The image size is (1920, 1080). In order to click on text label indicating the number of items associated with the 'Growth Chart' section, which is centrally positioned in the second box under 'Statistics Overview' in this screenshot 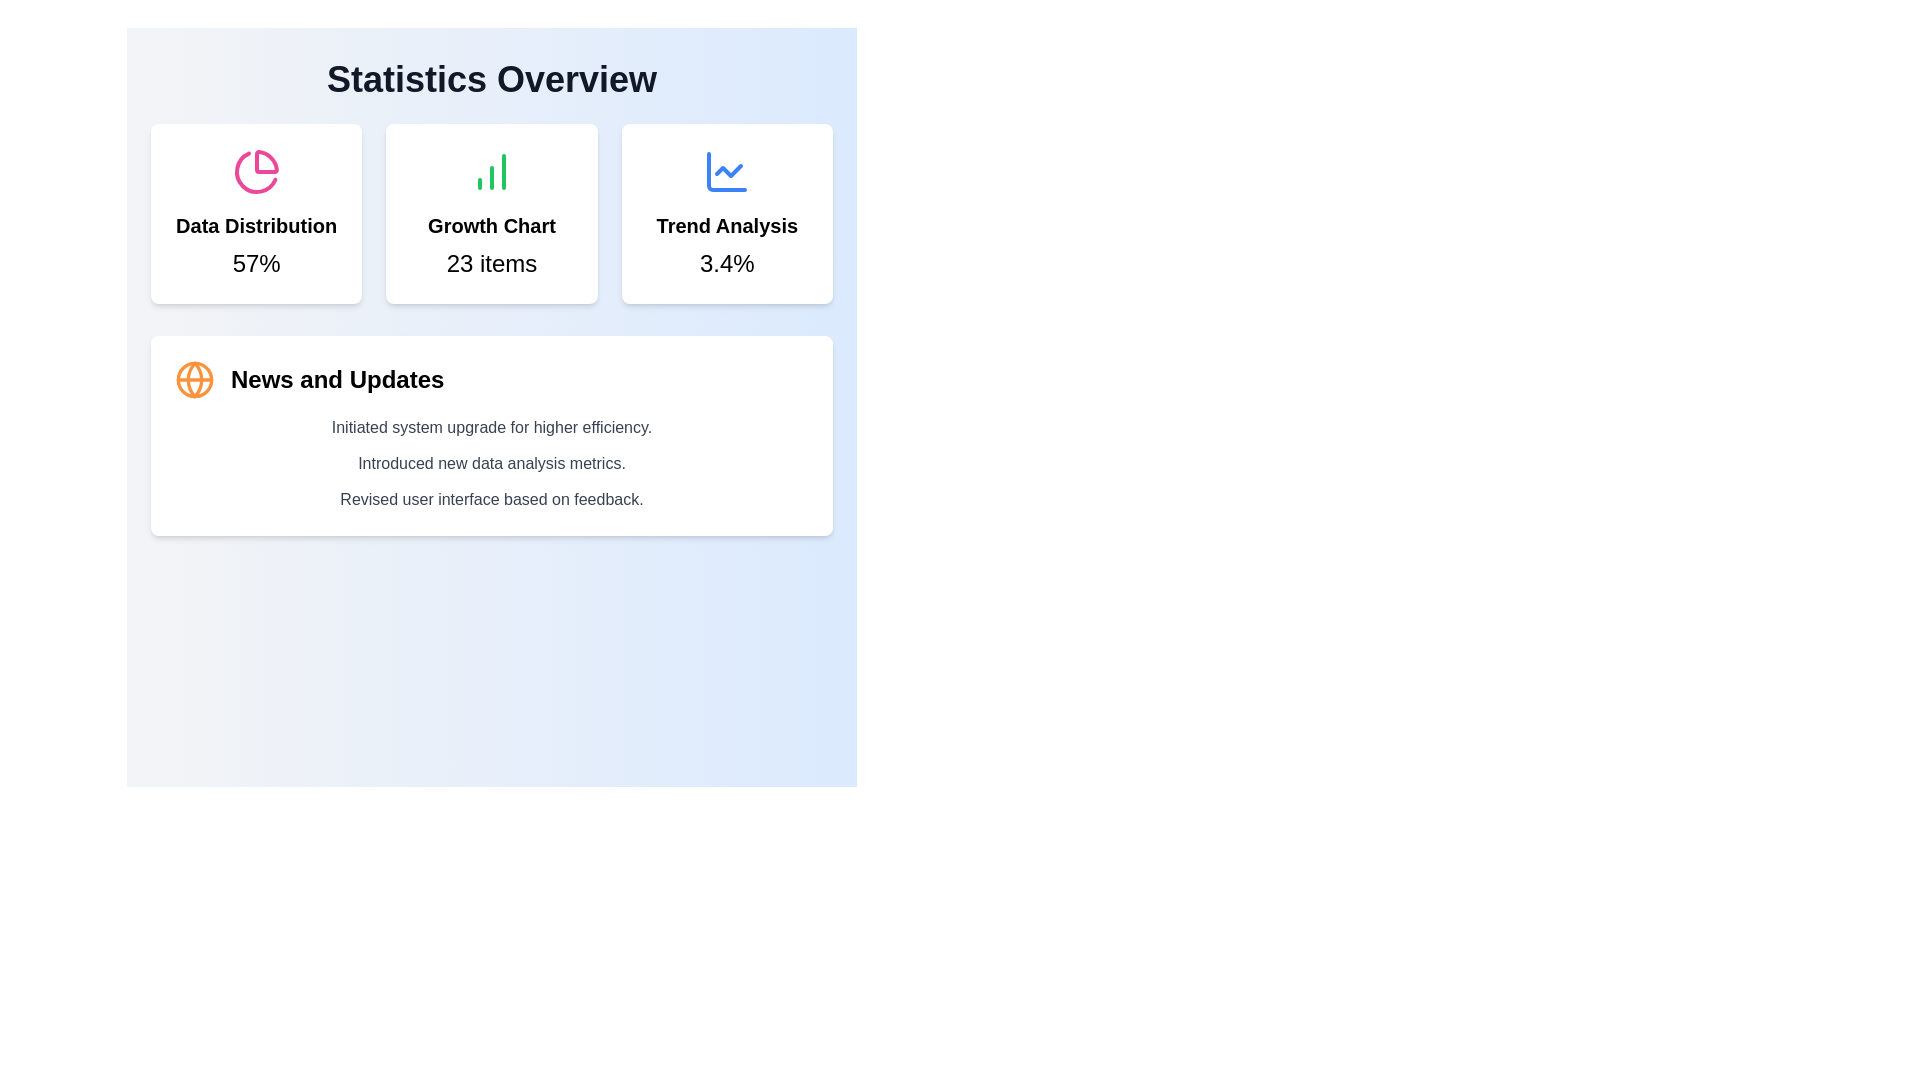, I will do `click(491, 262)`.